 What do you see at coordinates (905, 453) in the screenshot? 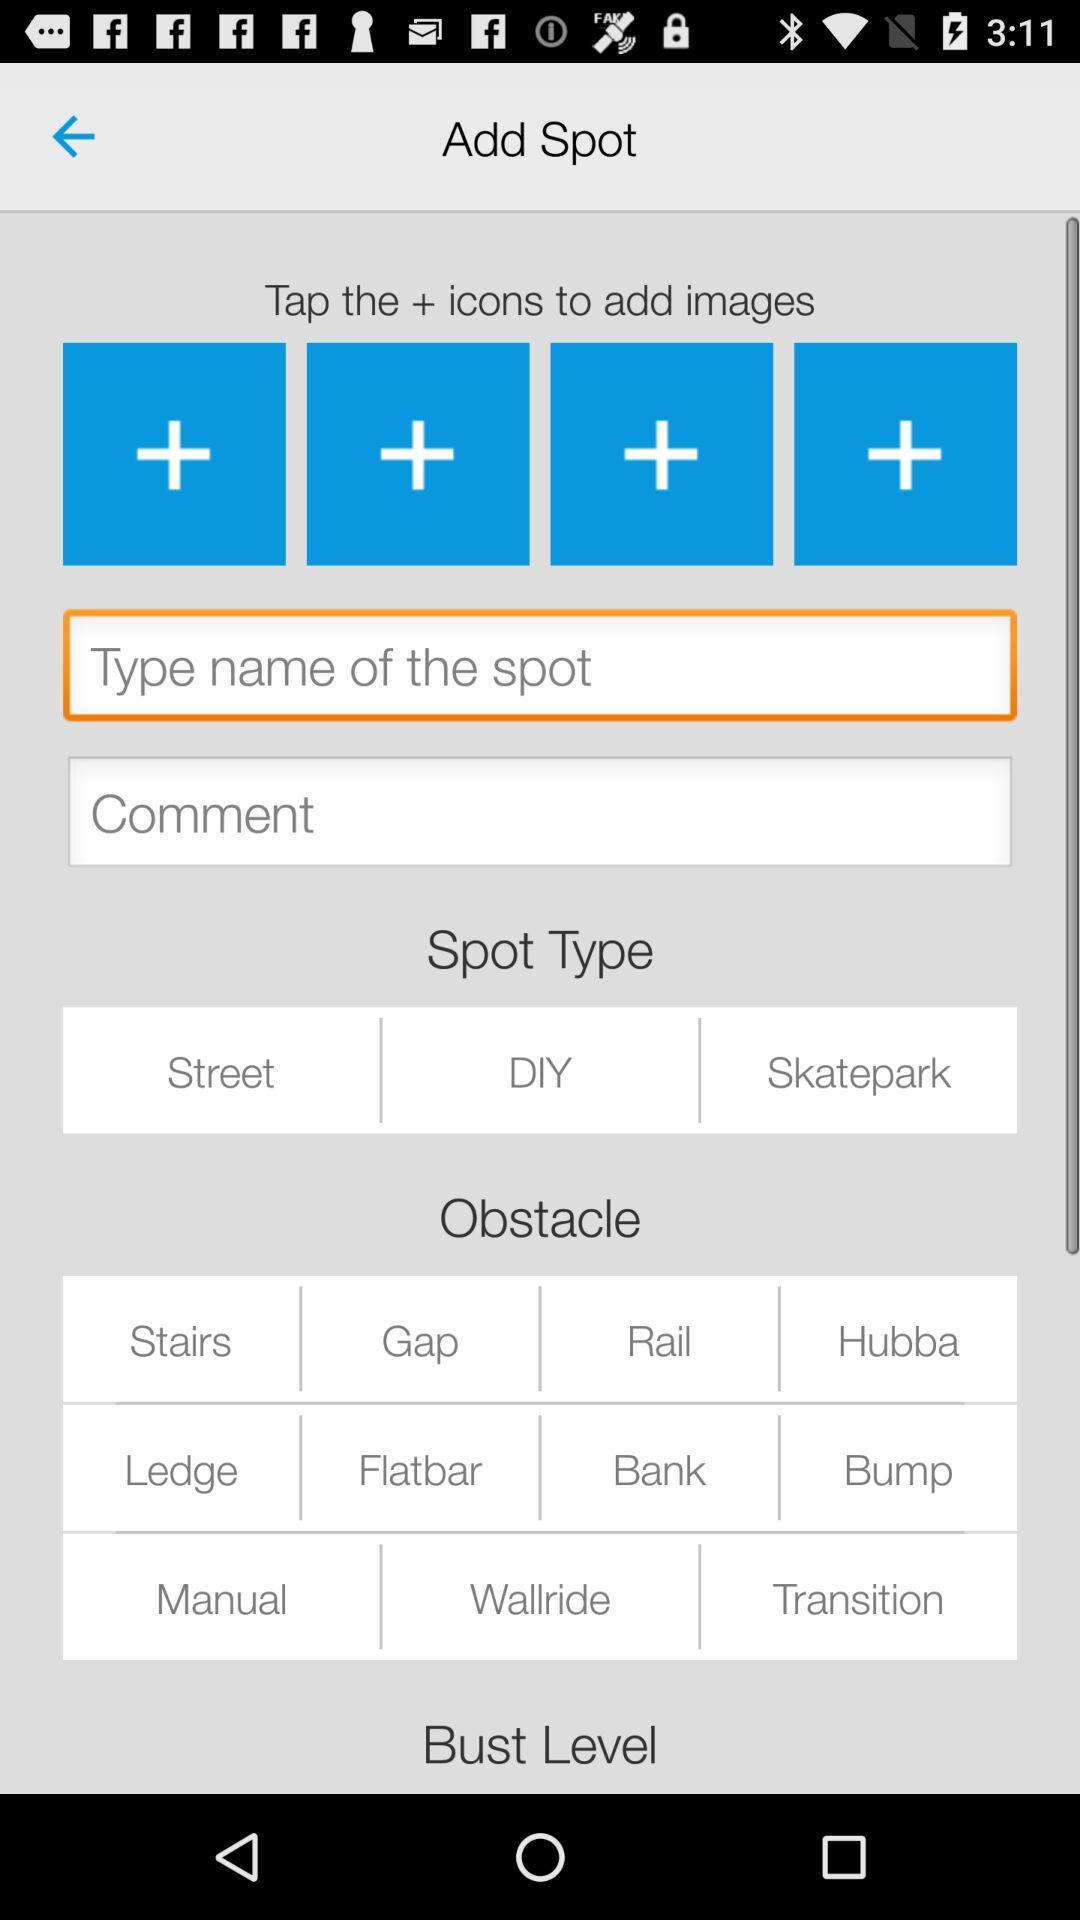
I see `upload image` at bounding box center [905, 453].